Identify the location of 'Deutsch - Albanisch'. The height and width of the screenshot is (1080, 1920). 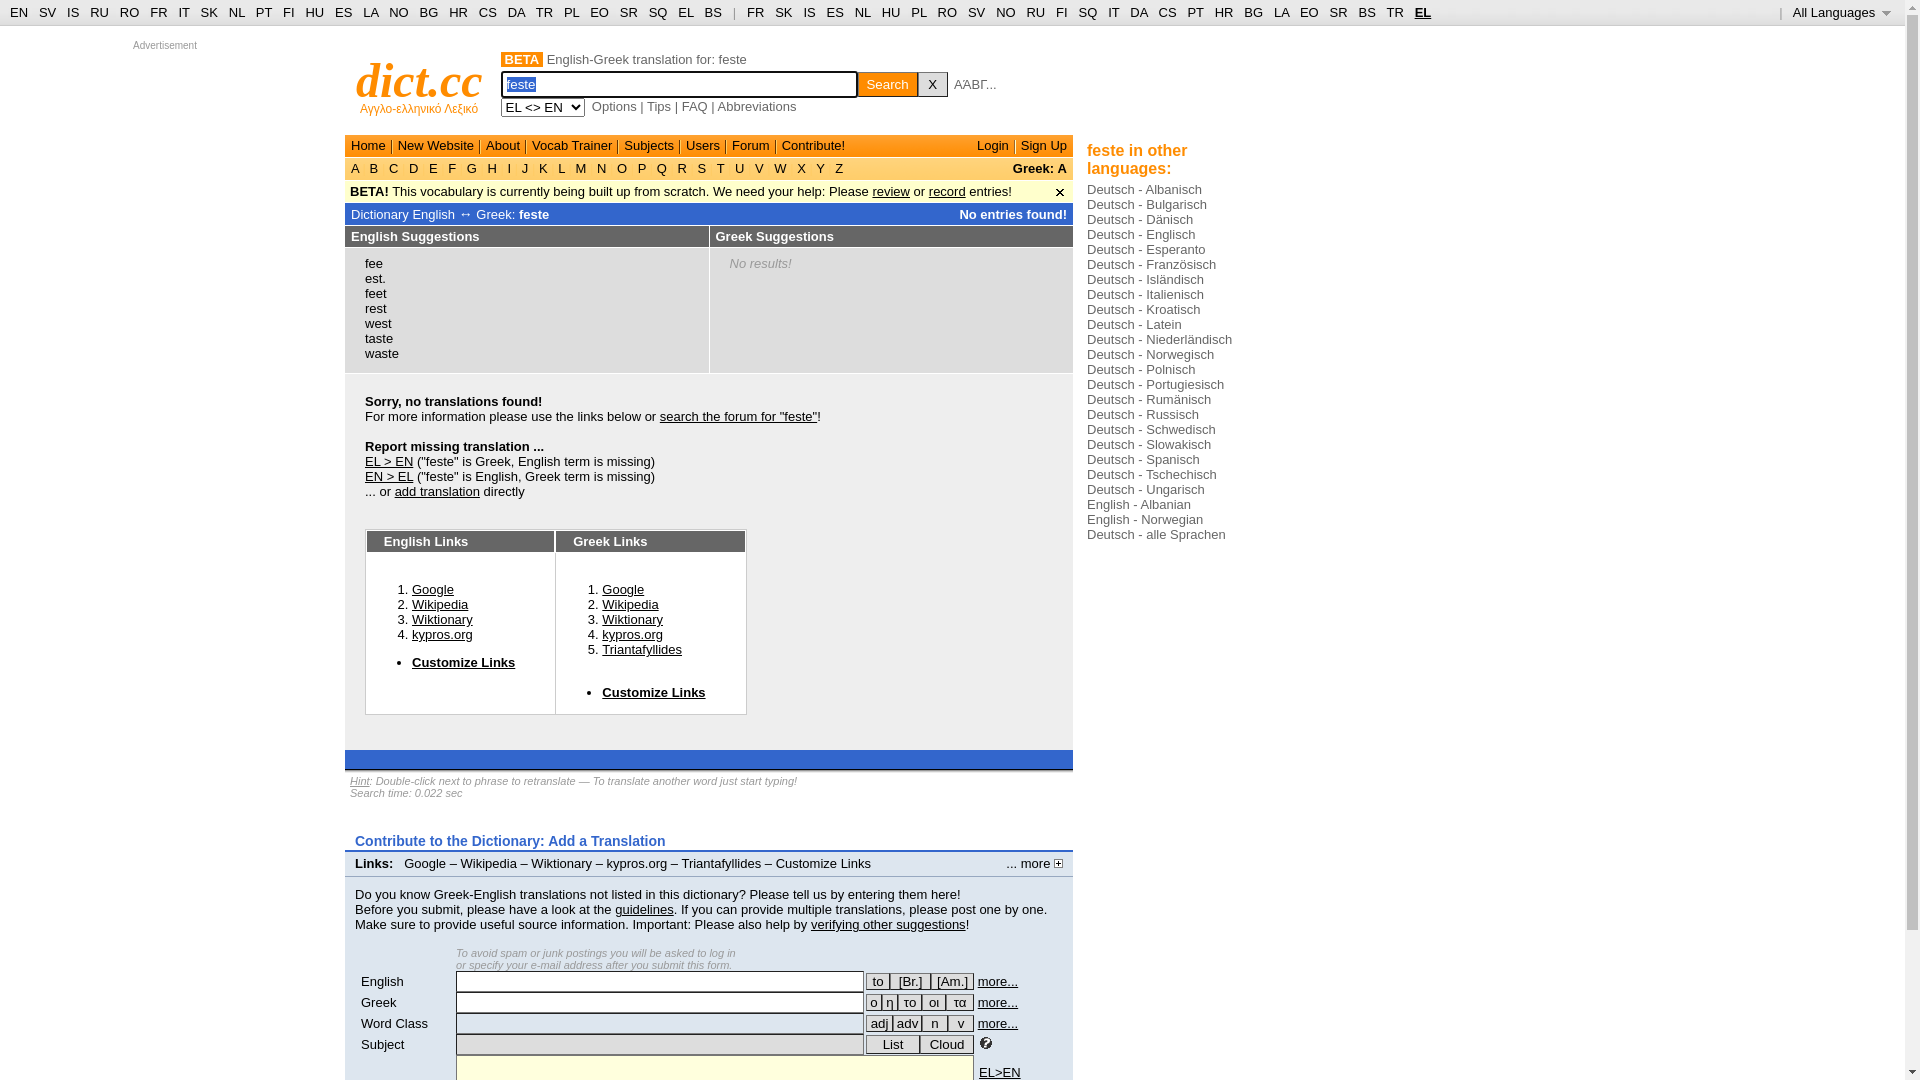
(1144, 189).